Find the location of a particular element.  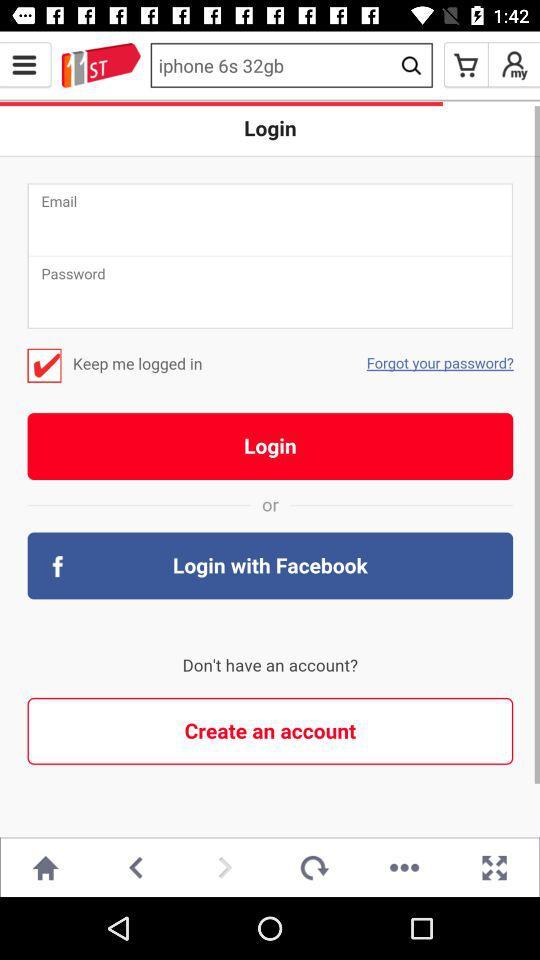

the avatar icon is located at coordinates (514, 65).